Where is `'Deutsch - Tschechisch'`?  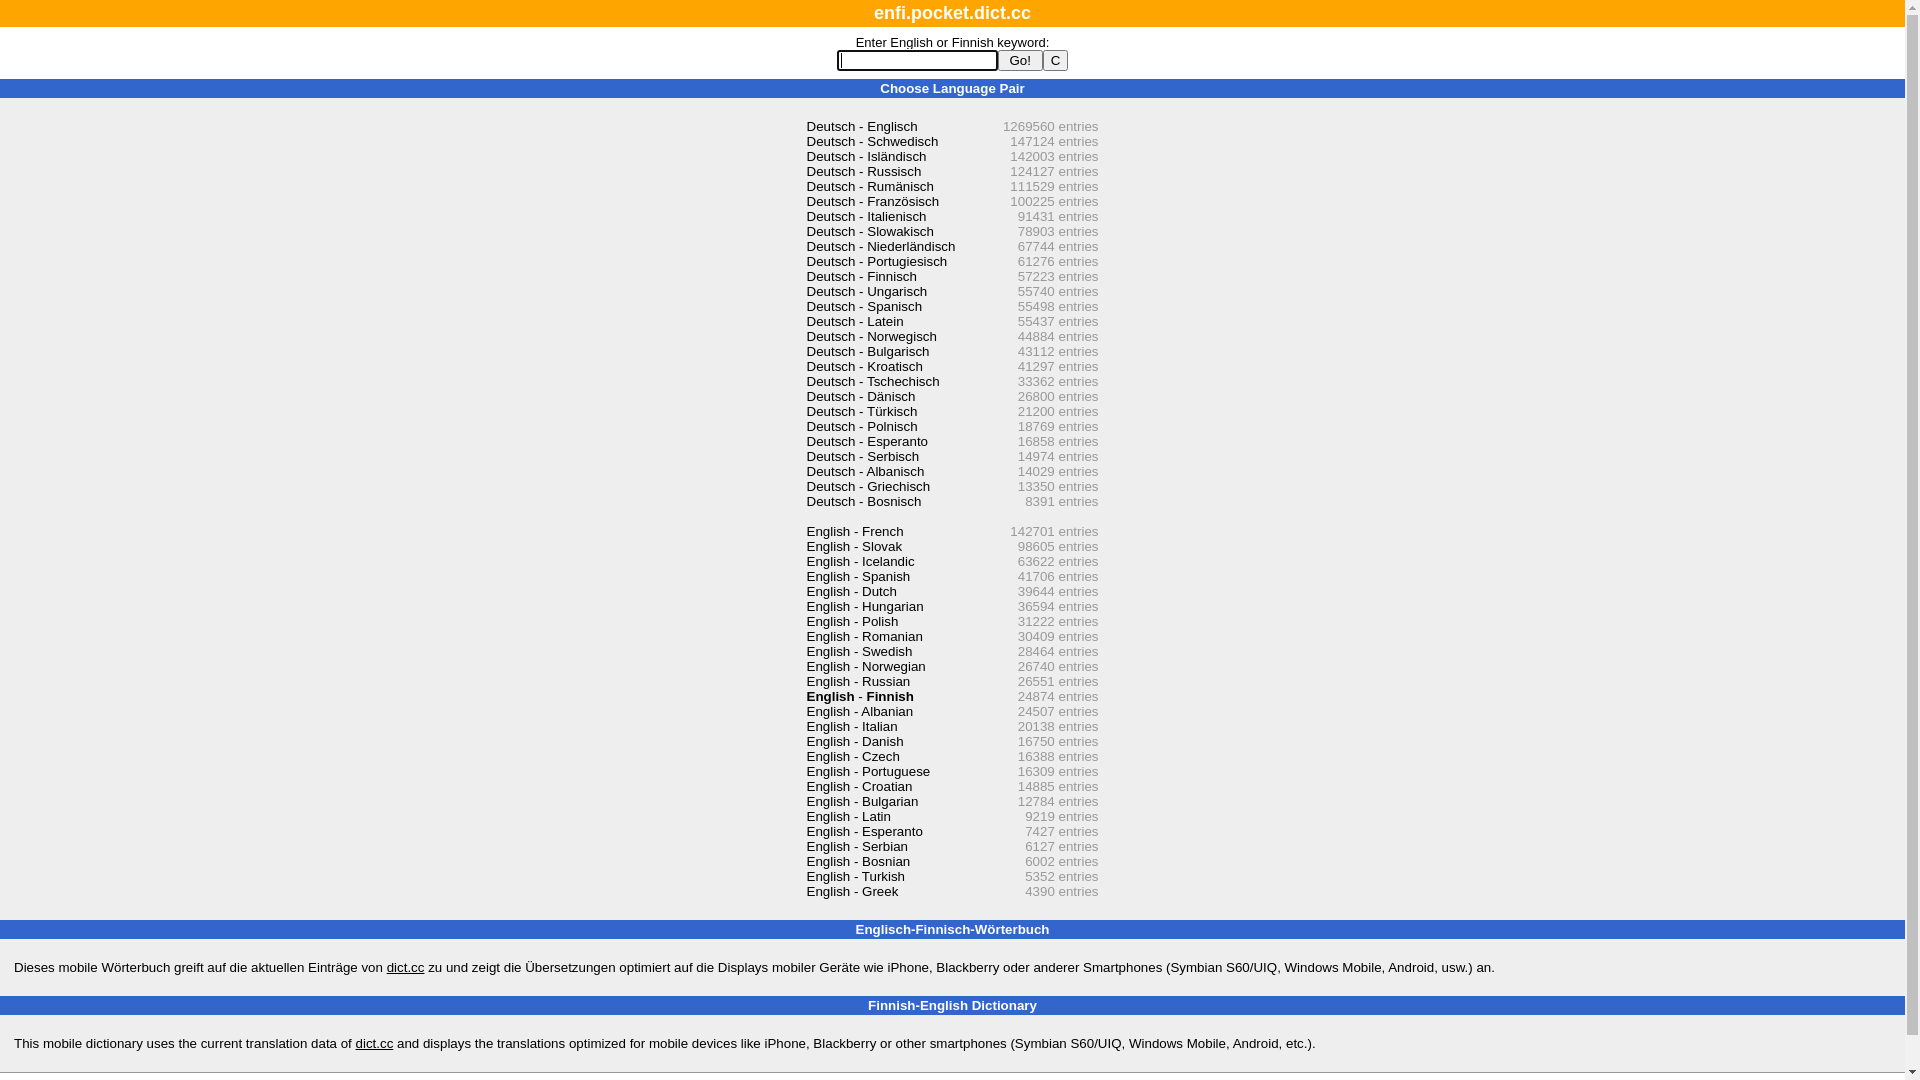
'Deutsch - Tschechisch' is located at coordinates (872, 381).